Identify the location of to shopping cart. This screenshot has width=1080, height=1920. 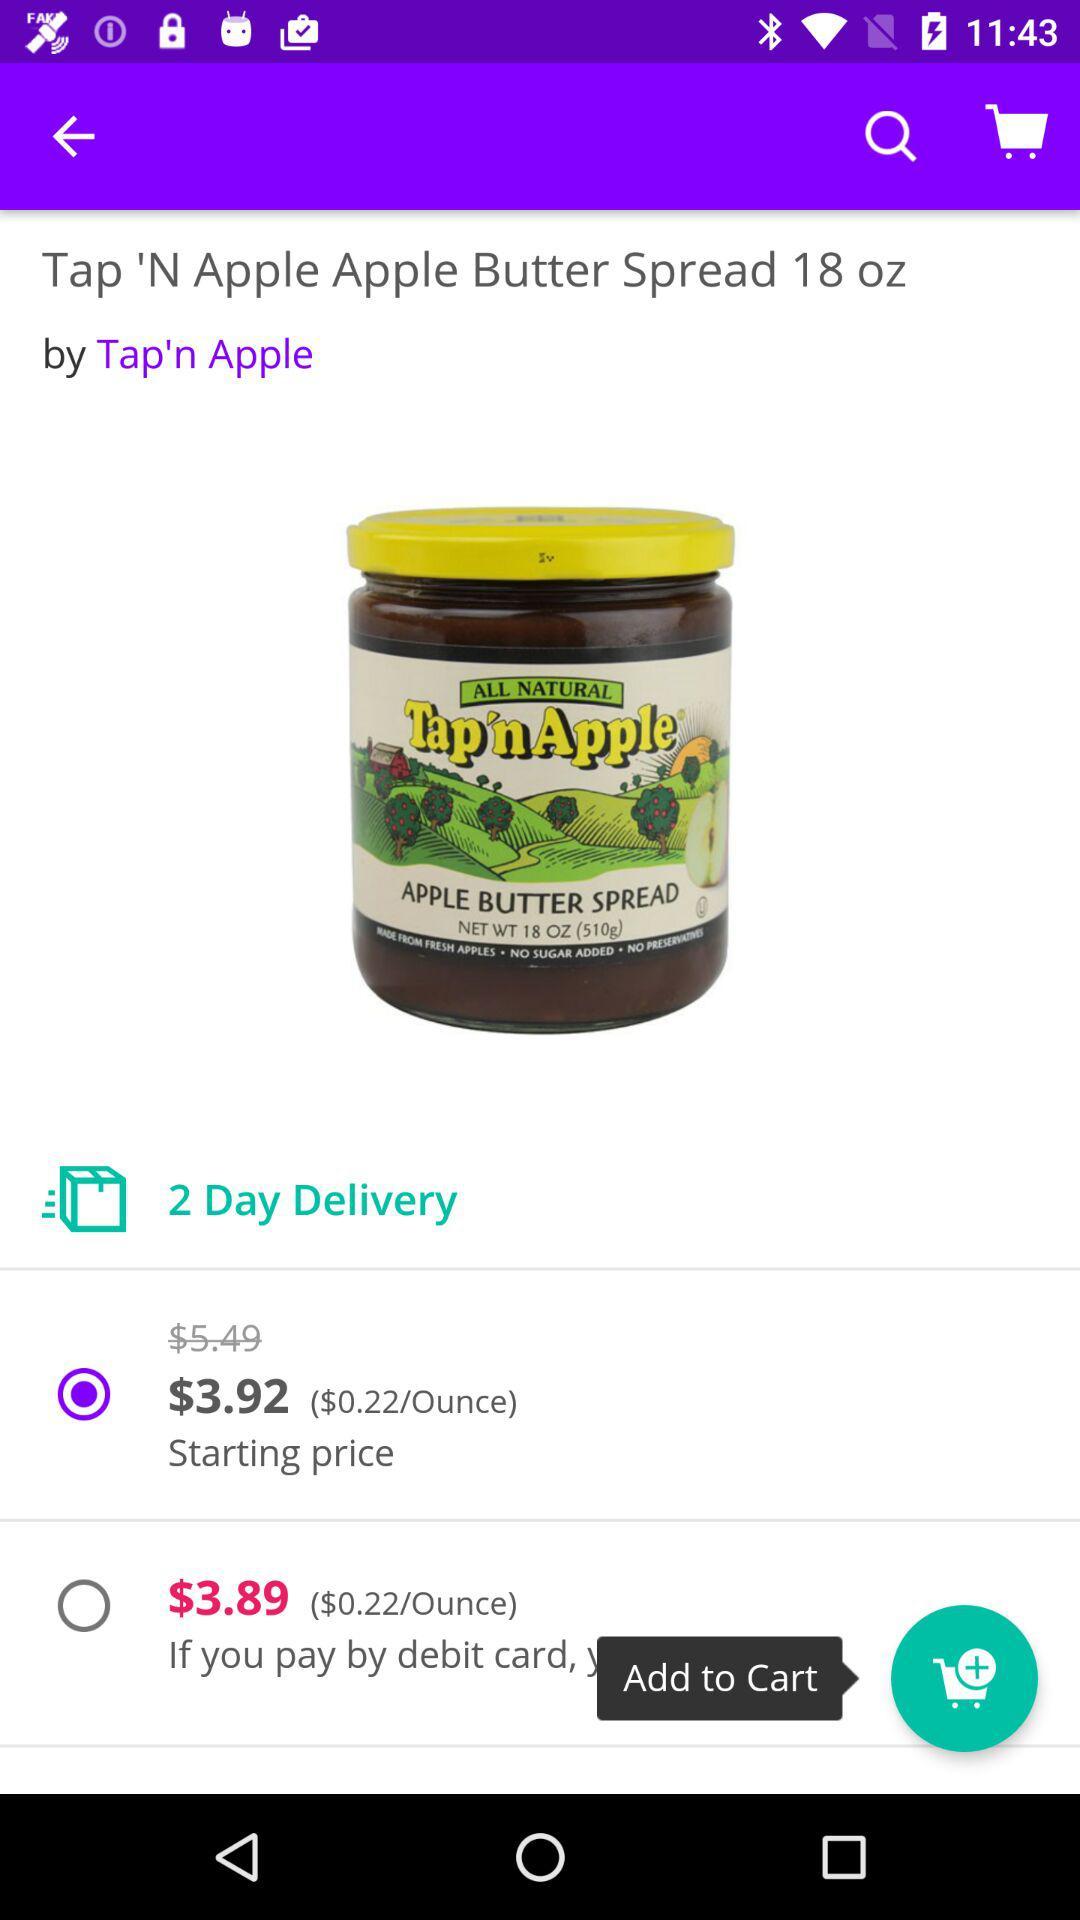
(1001, 1665).